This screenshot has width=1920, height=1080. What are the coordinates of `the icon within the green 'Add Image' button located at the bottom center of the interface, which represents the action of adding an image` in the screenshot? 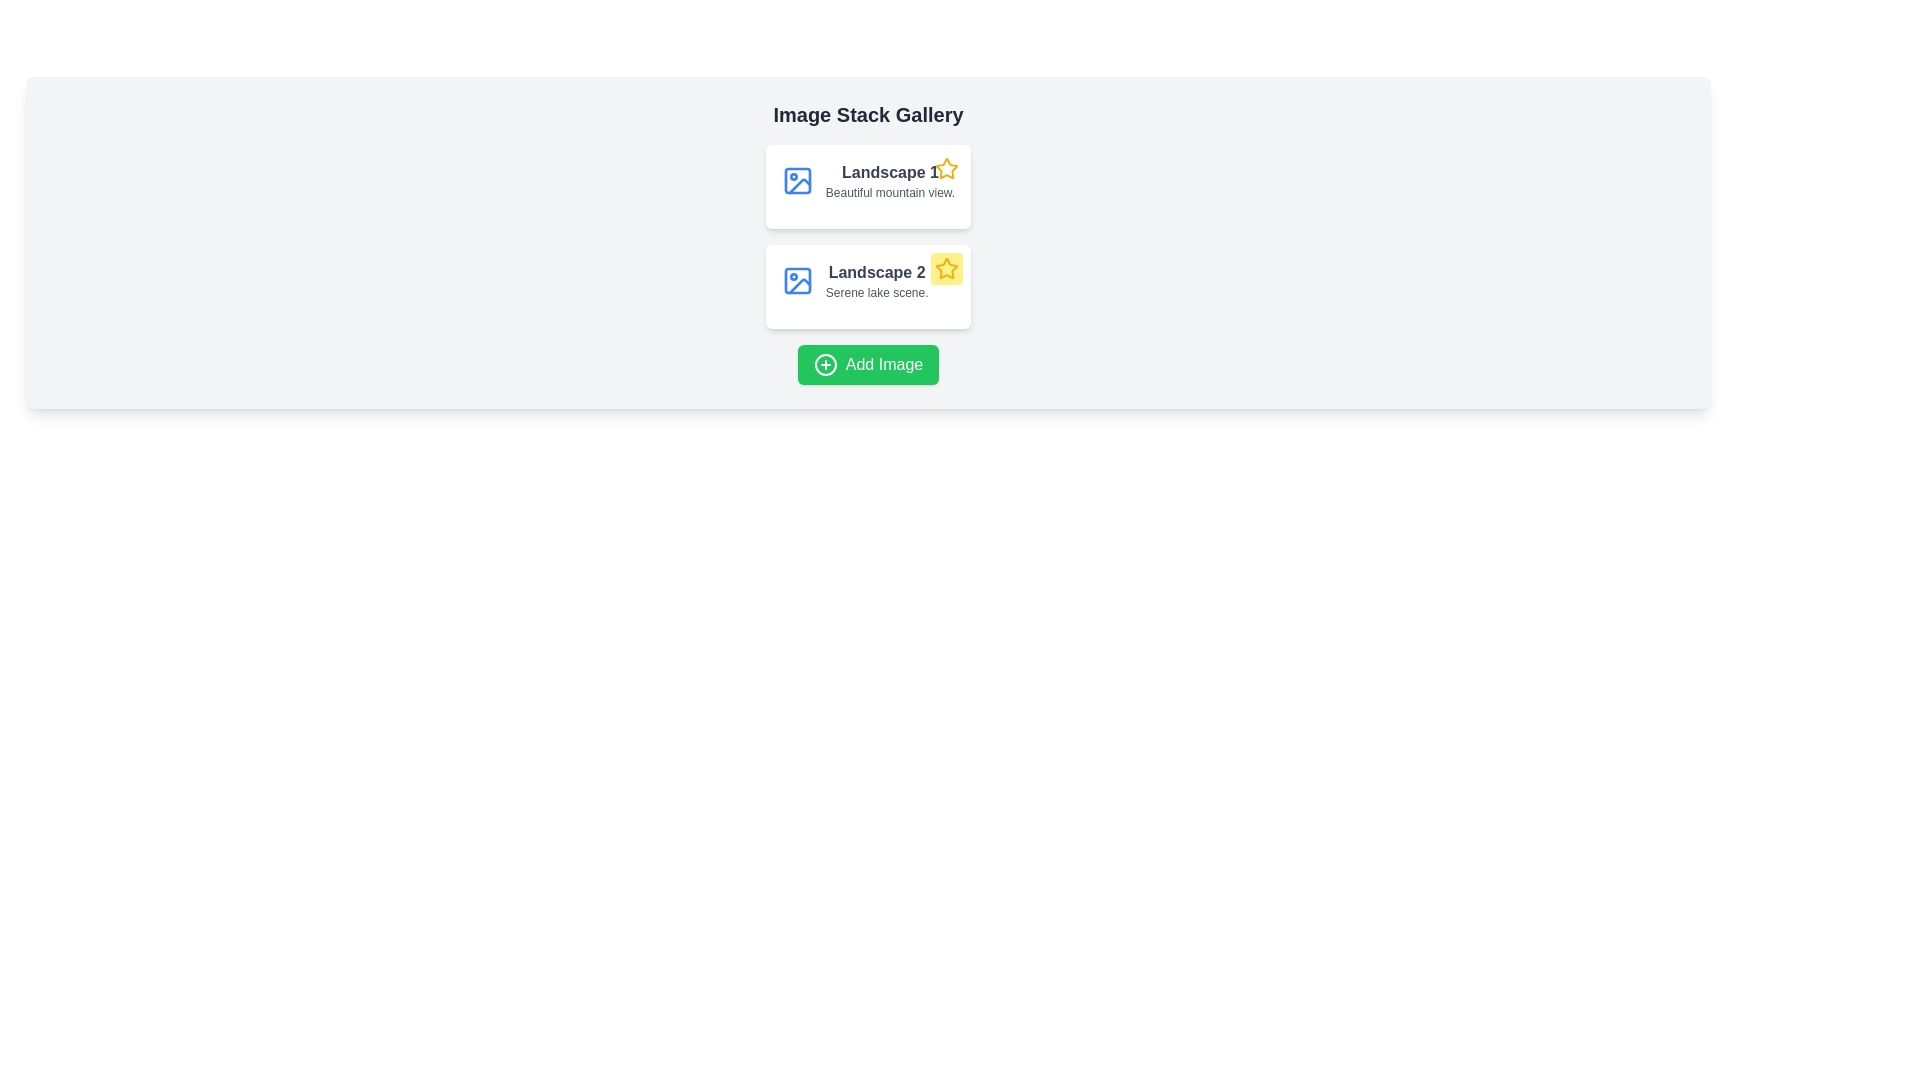 It's located at (825, 365).